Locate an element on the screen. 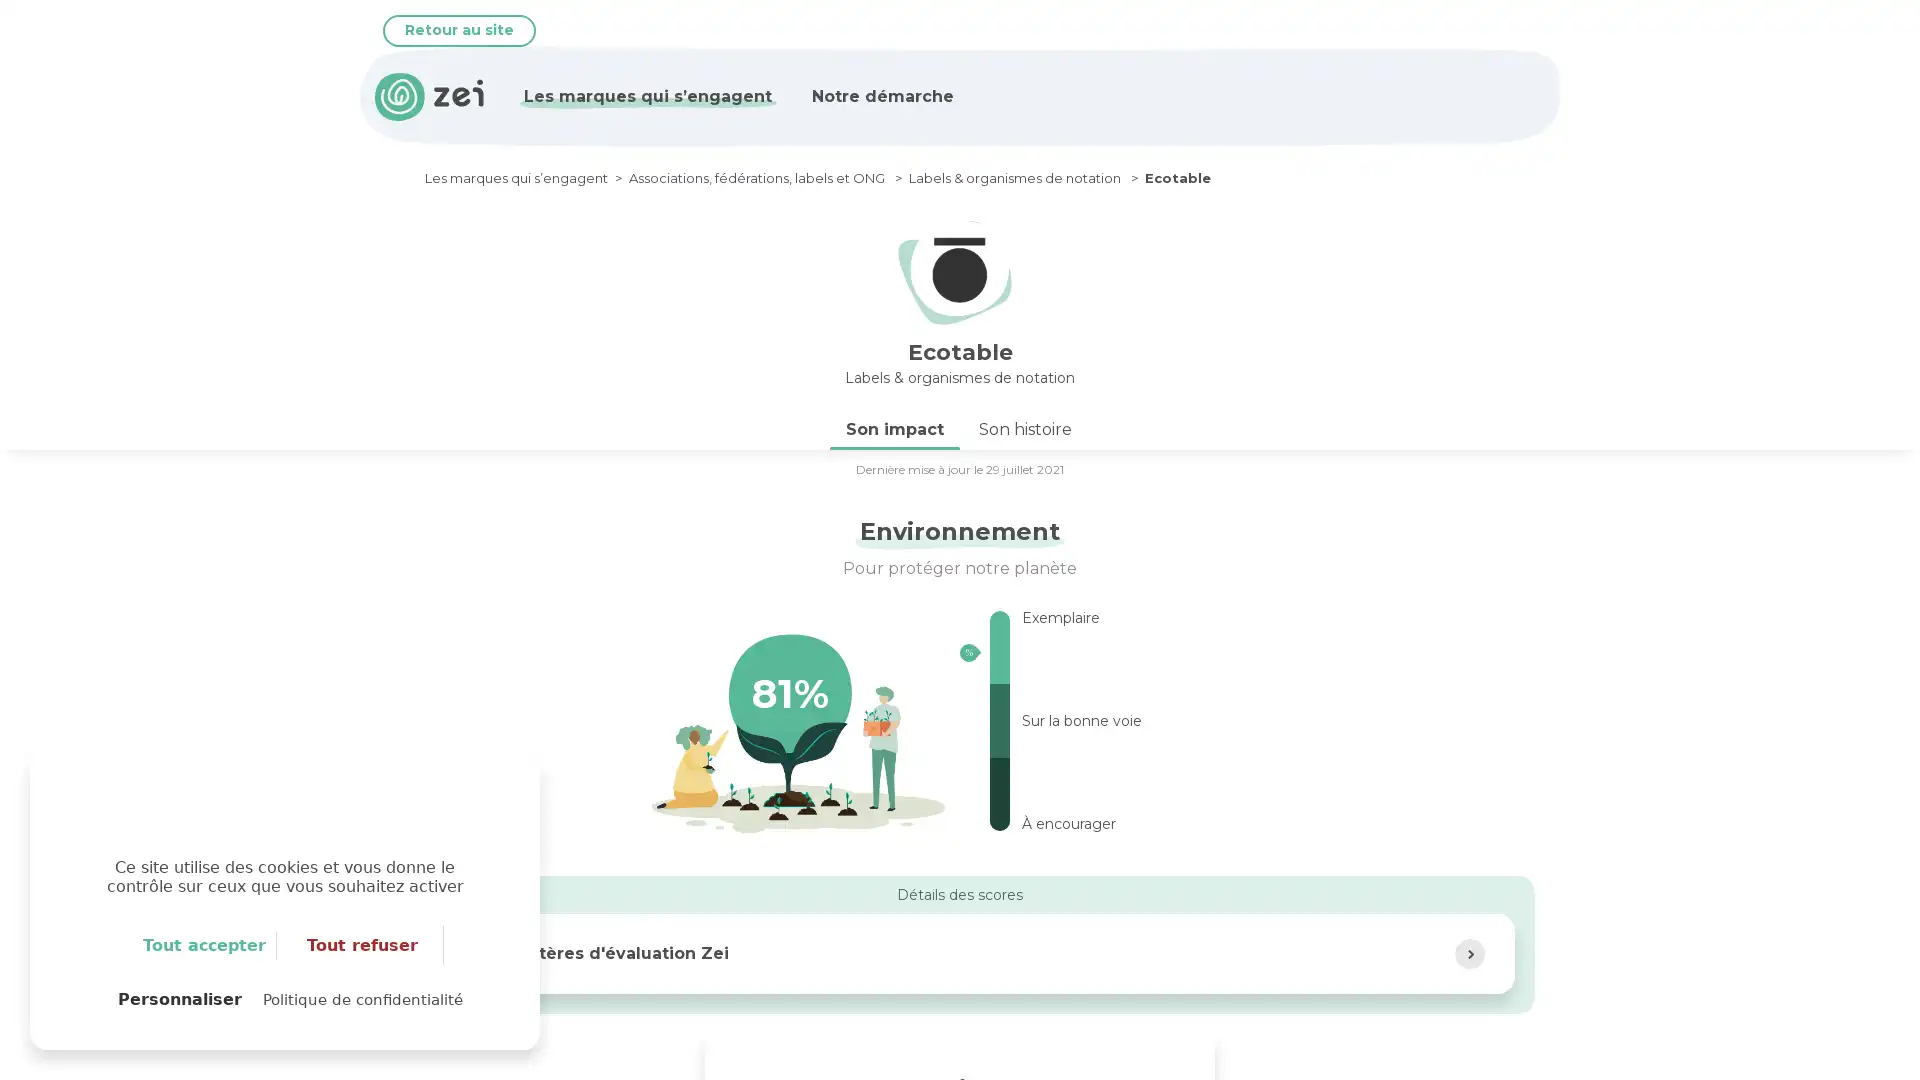 The height and width of the screenshot is (1080, 1920). Tout refuser is located at coordinates (363, 945).